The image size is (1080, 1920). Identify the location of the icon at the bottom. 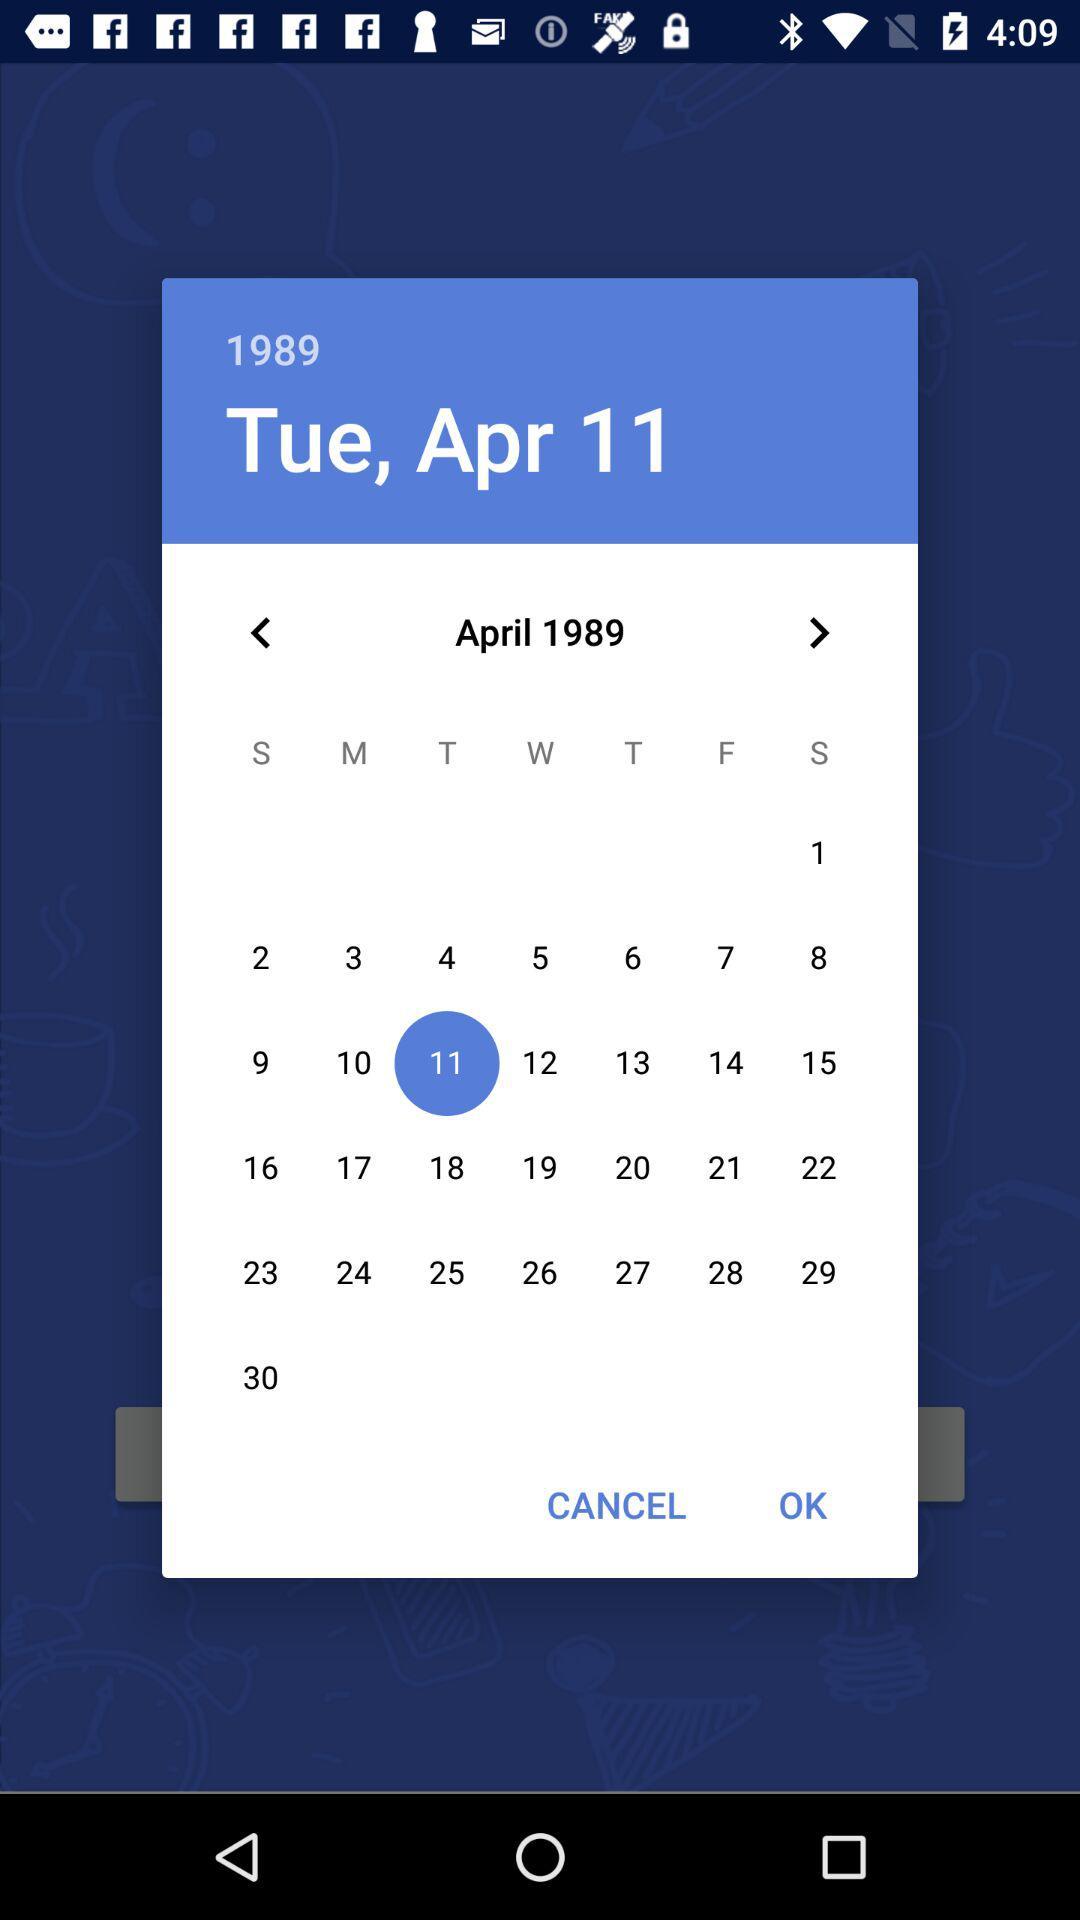
(615, 1504).